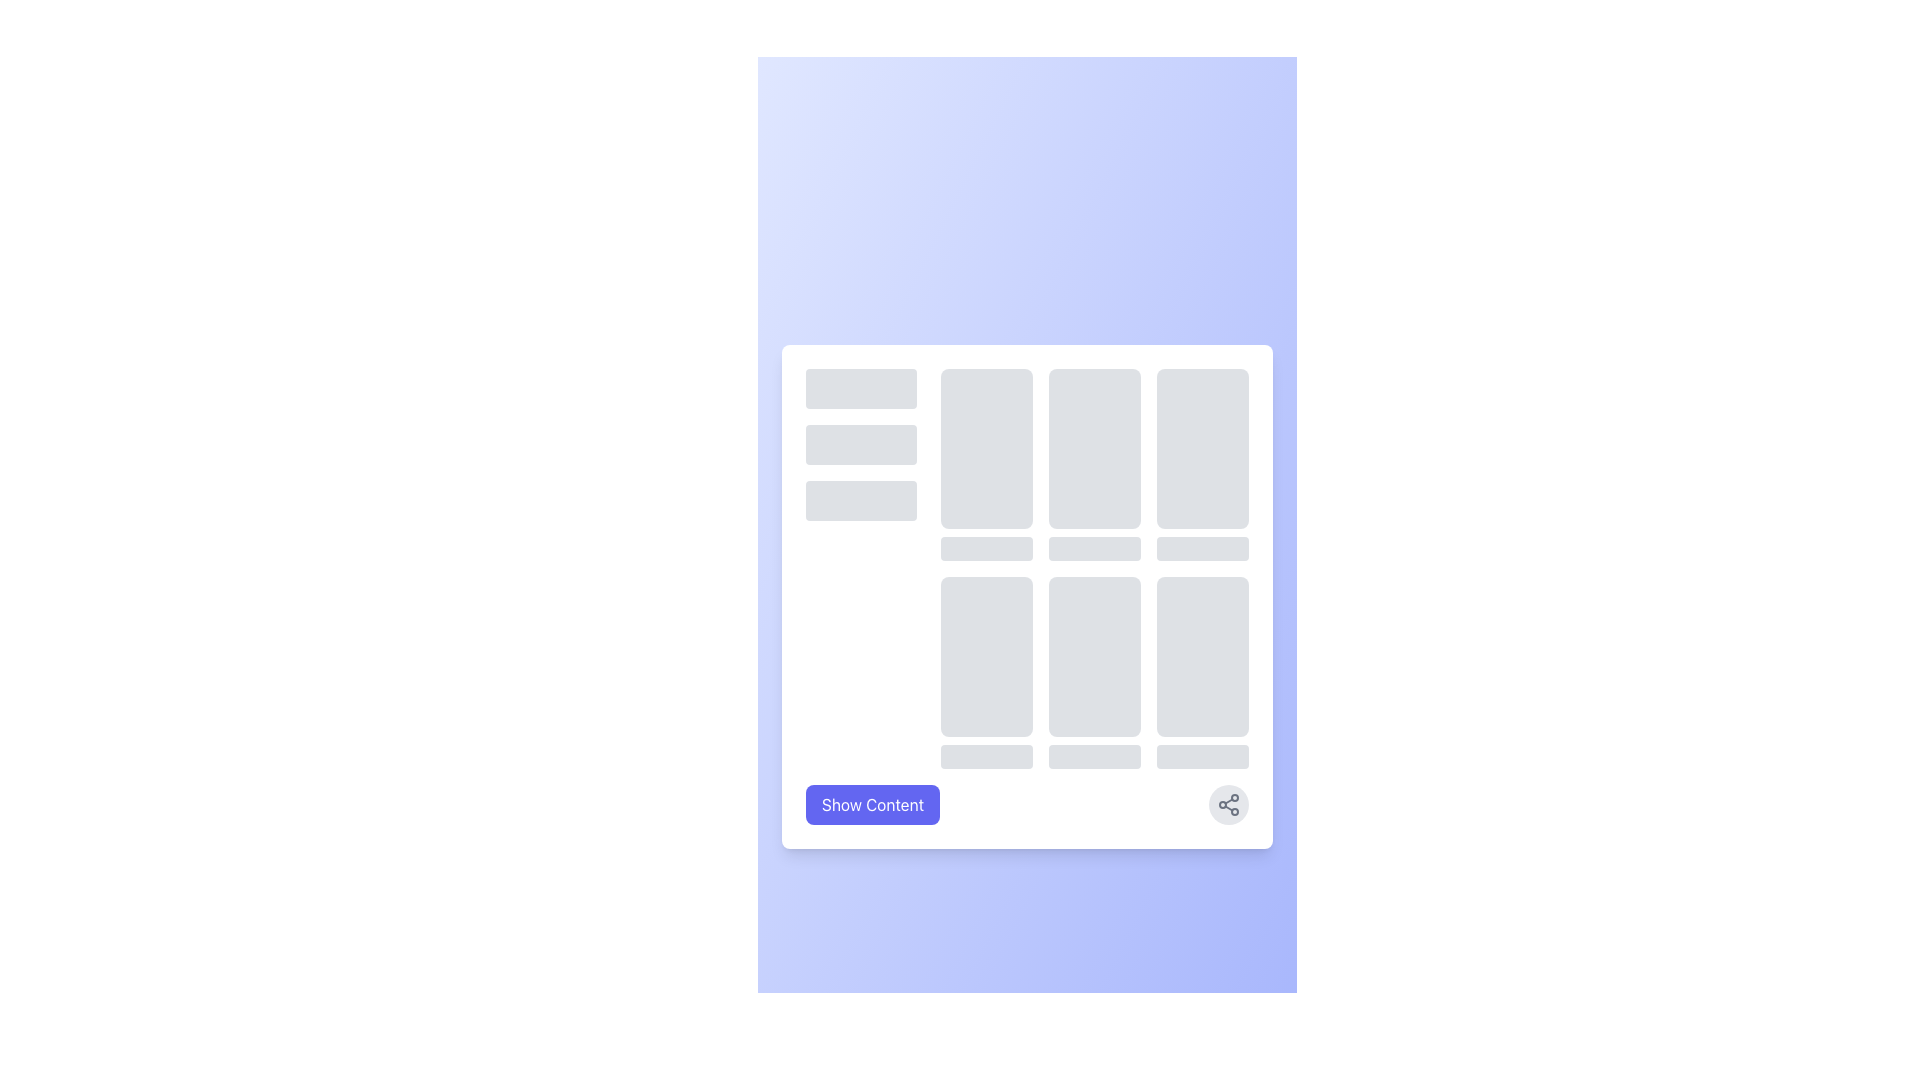 The width and height of the screenshot is (1920, 1080). I want to click on the second gray rounded rectangle placeholder in the vertical stack of three placeholders, so click(861, 443).